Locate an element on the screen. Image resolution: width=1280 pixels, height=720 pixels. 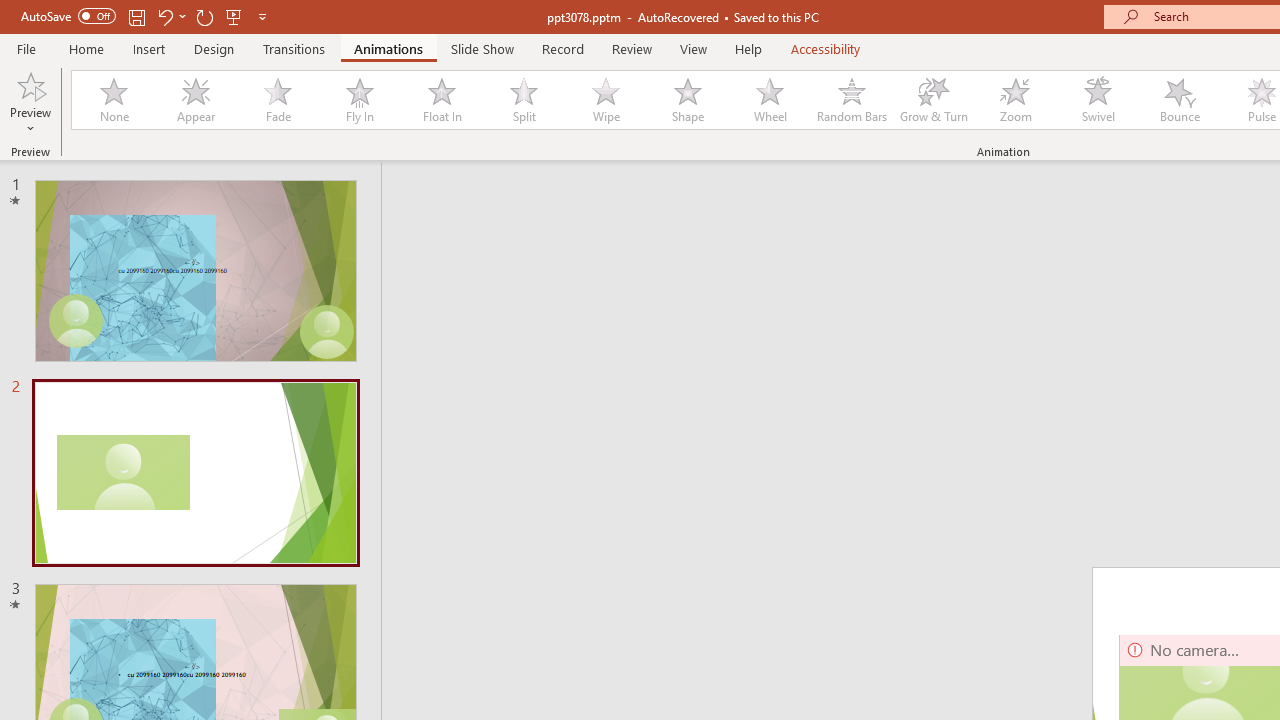
'Accessibility' is located at coordinates (826, 48).